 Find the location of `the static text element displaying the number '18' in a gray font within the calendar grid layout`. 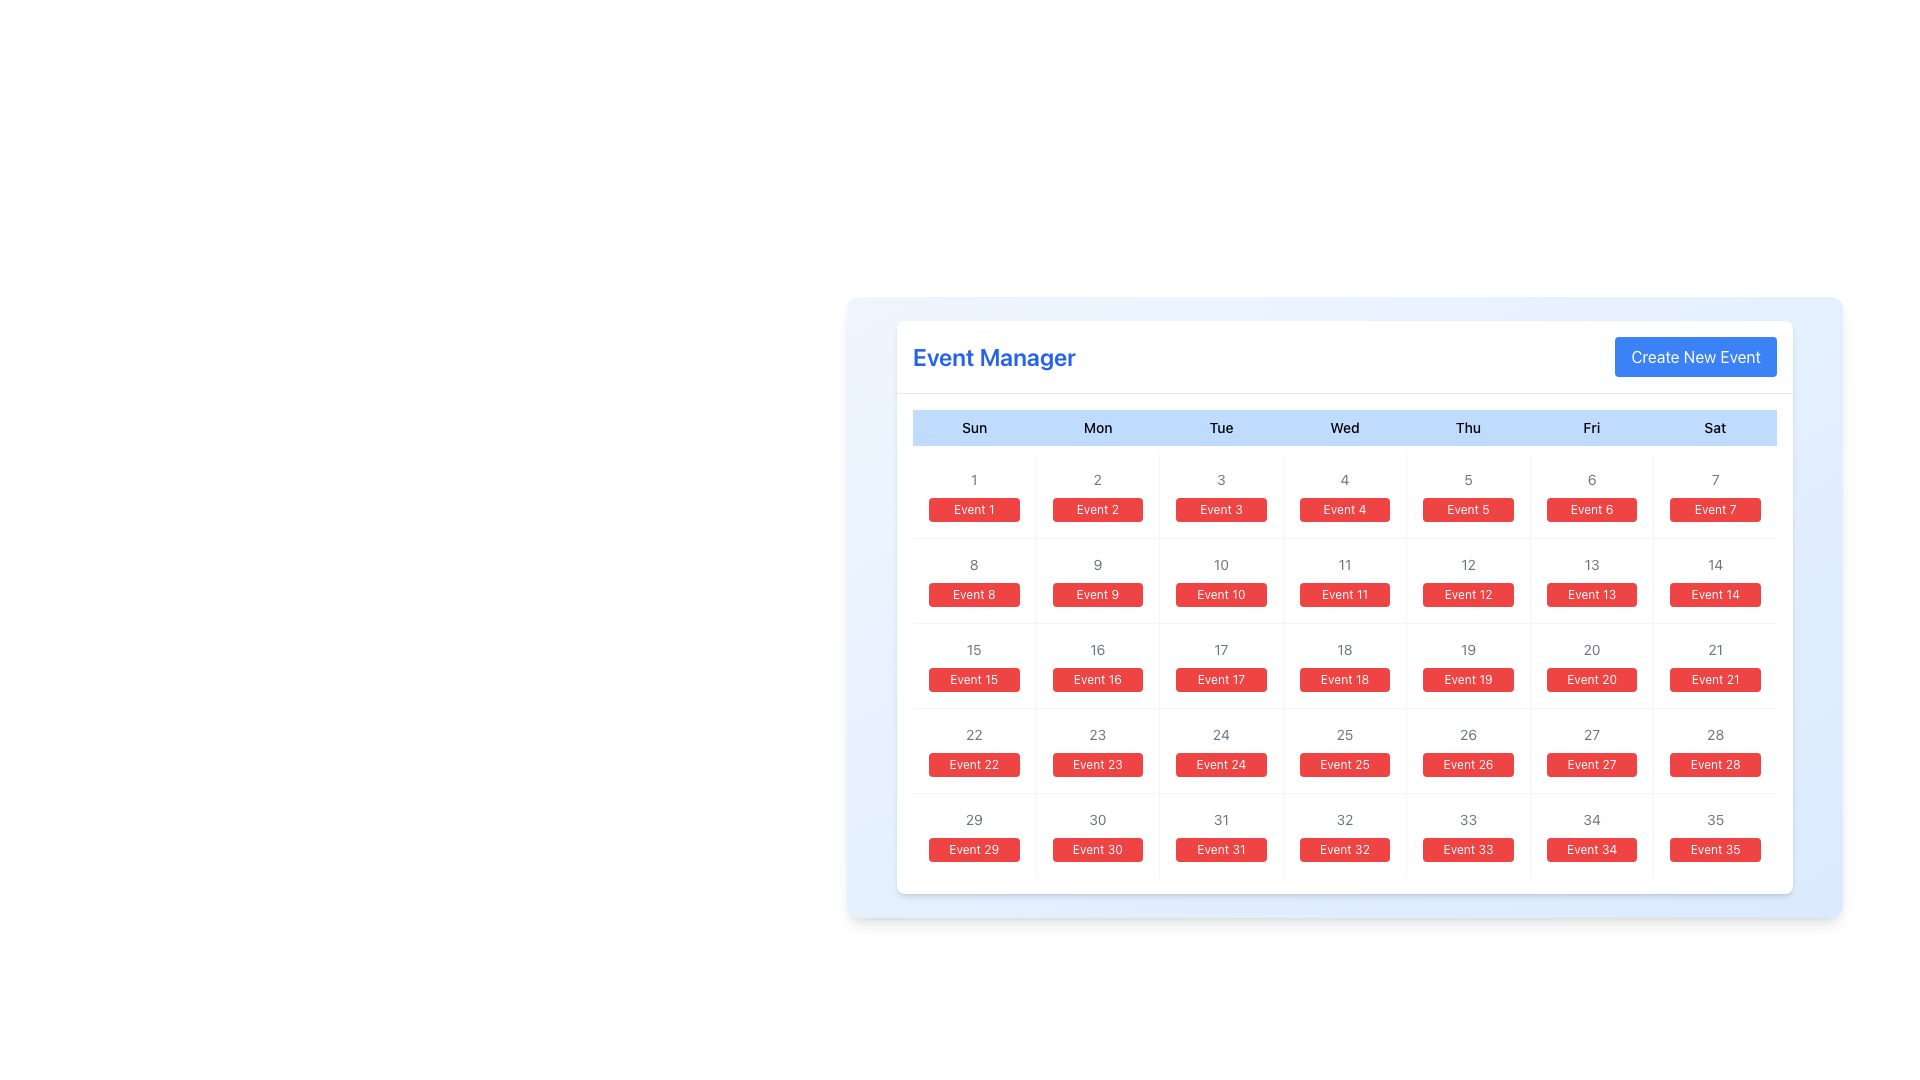

the static text element displaying the number '18' in a gray font within the calendar grid layout is located at coordinates (1344, 650).